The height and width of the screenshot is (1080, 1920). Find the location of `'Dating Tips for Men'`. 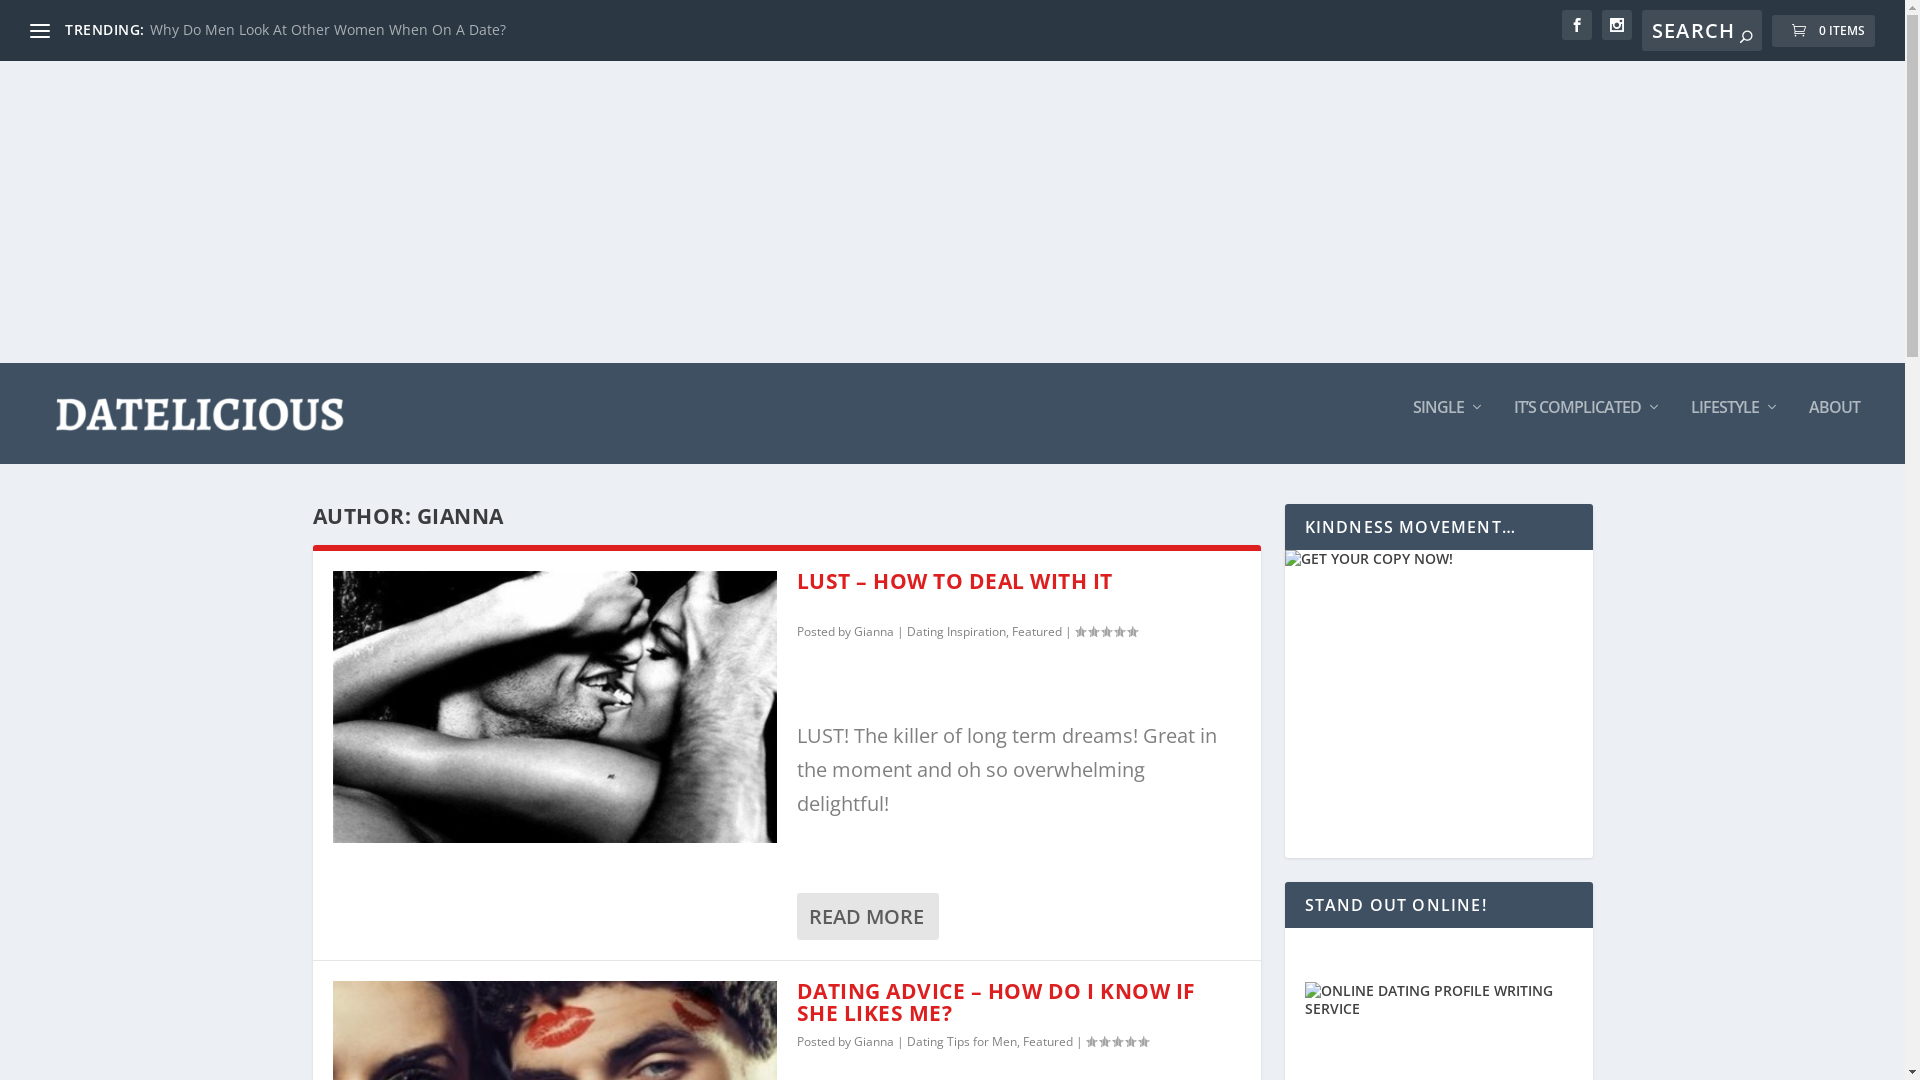

'Dating Tips for Men' is located at coordinates (960, 1040).